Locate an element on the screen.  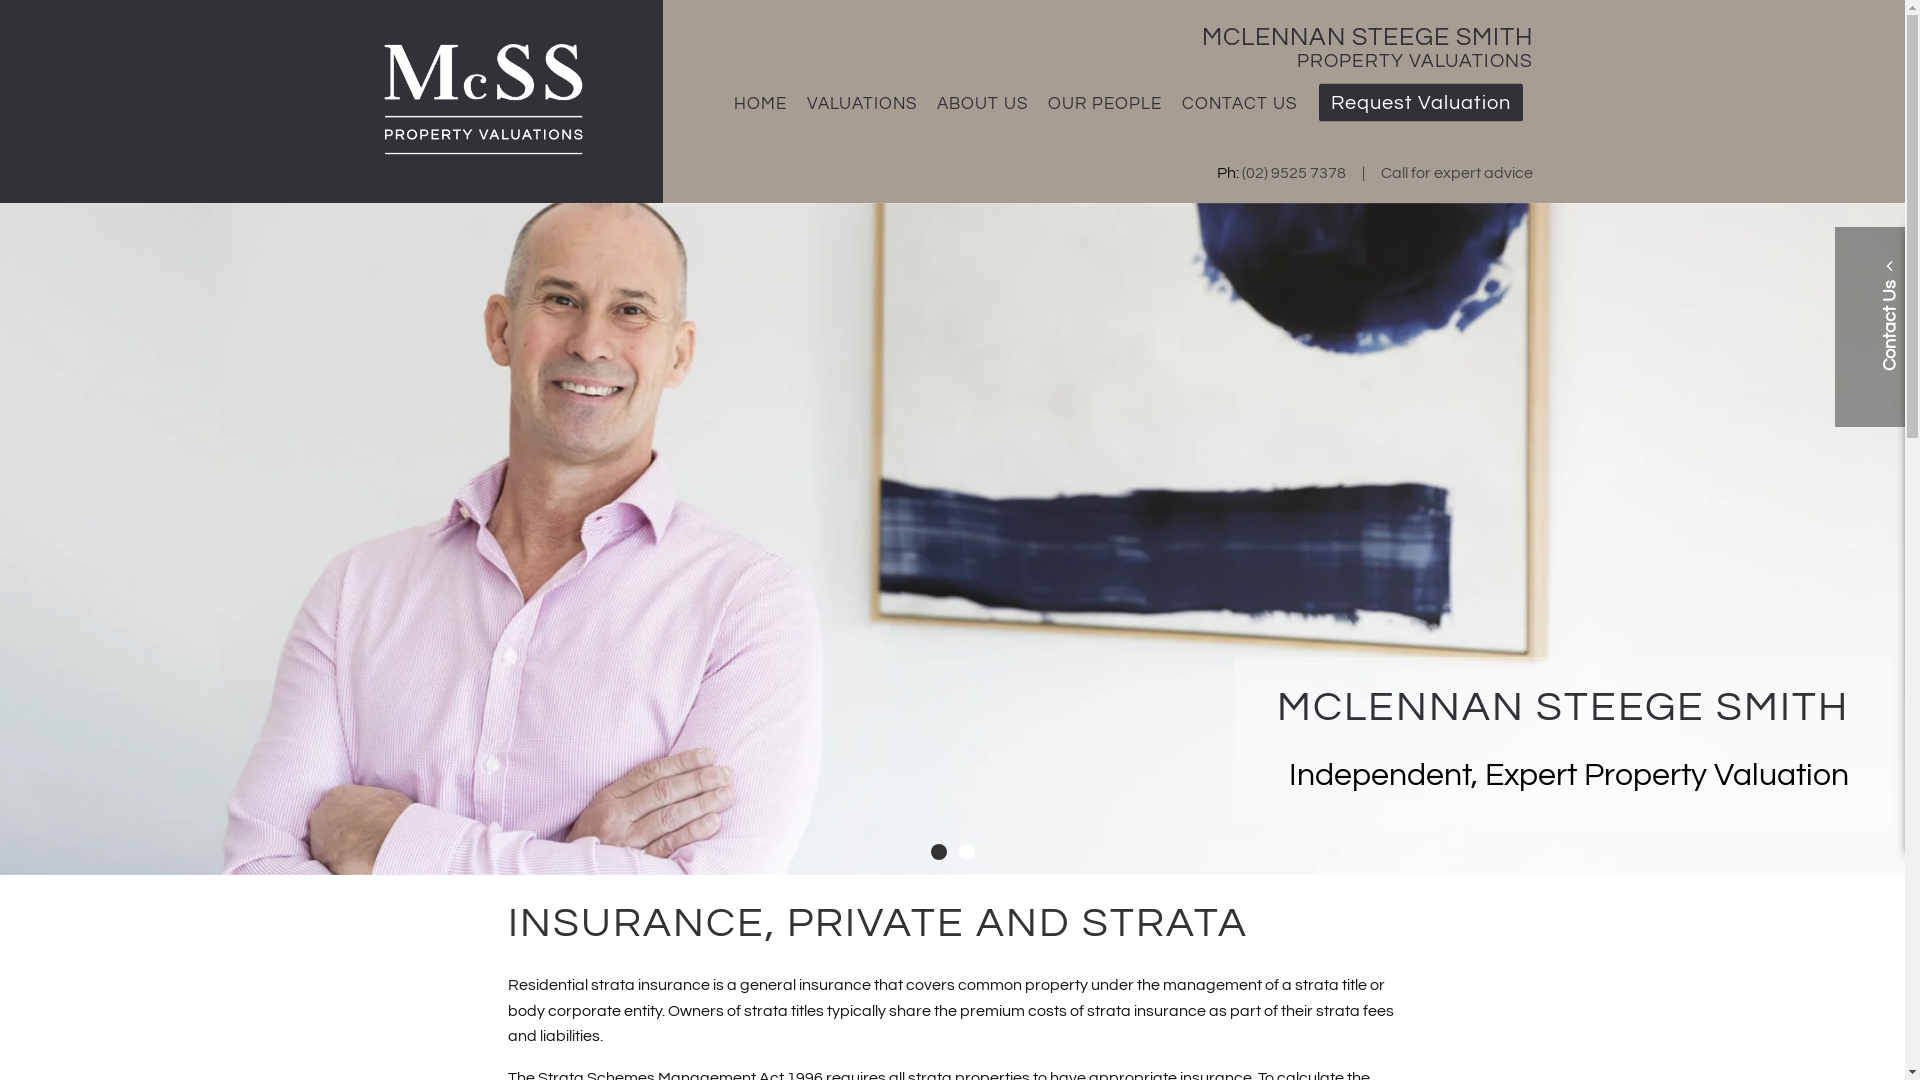
'Request Valuation' is located at coordinates (1419, 103).